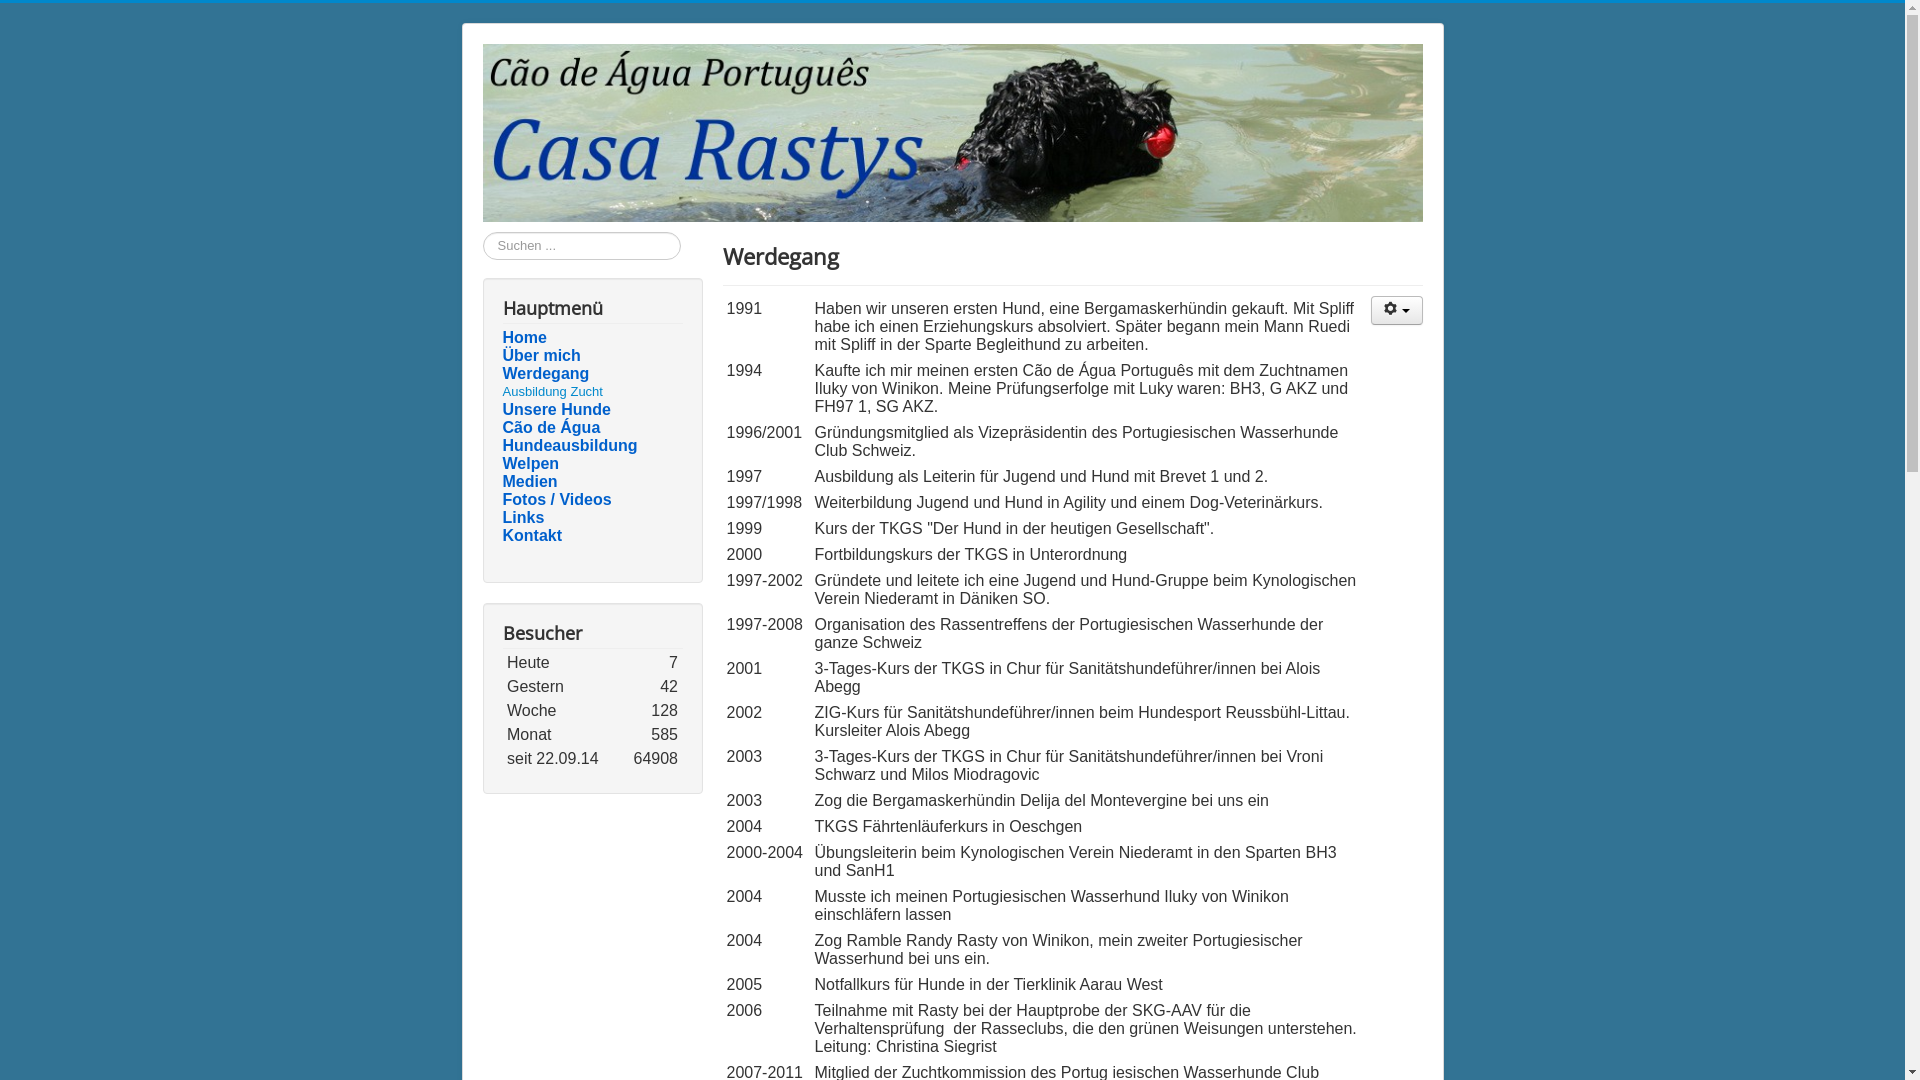  Describe the element at coordinates (590, 337) in the screenshot. I see `'Home'` at that location.